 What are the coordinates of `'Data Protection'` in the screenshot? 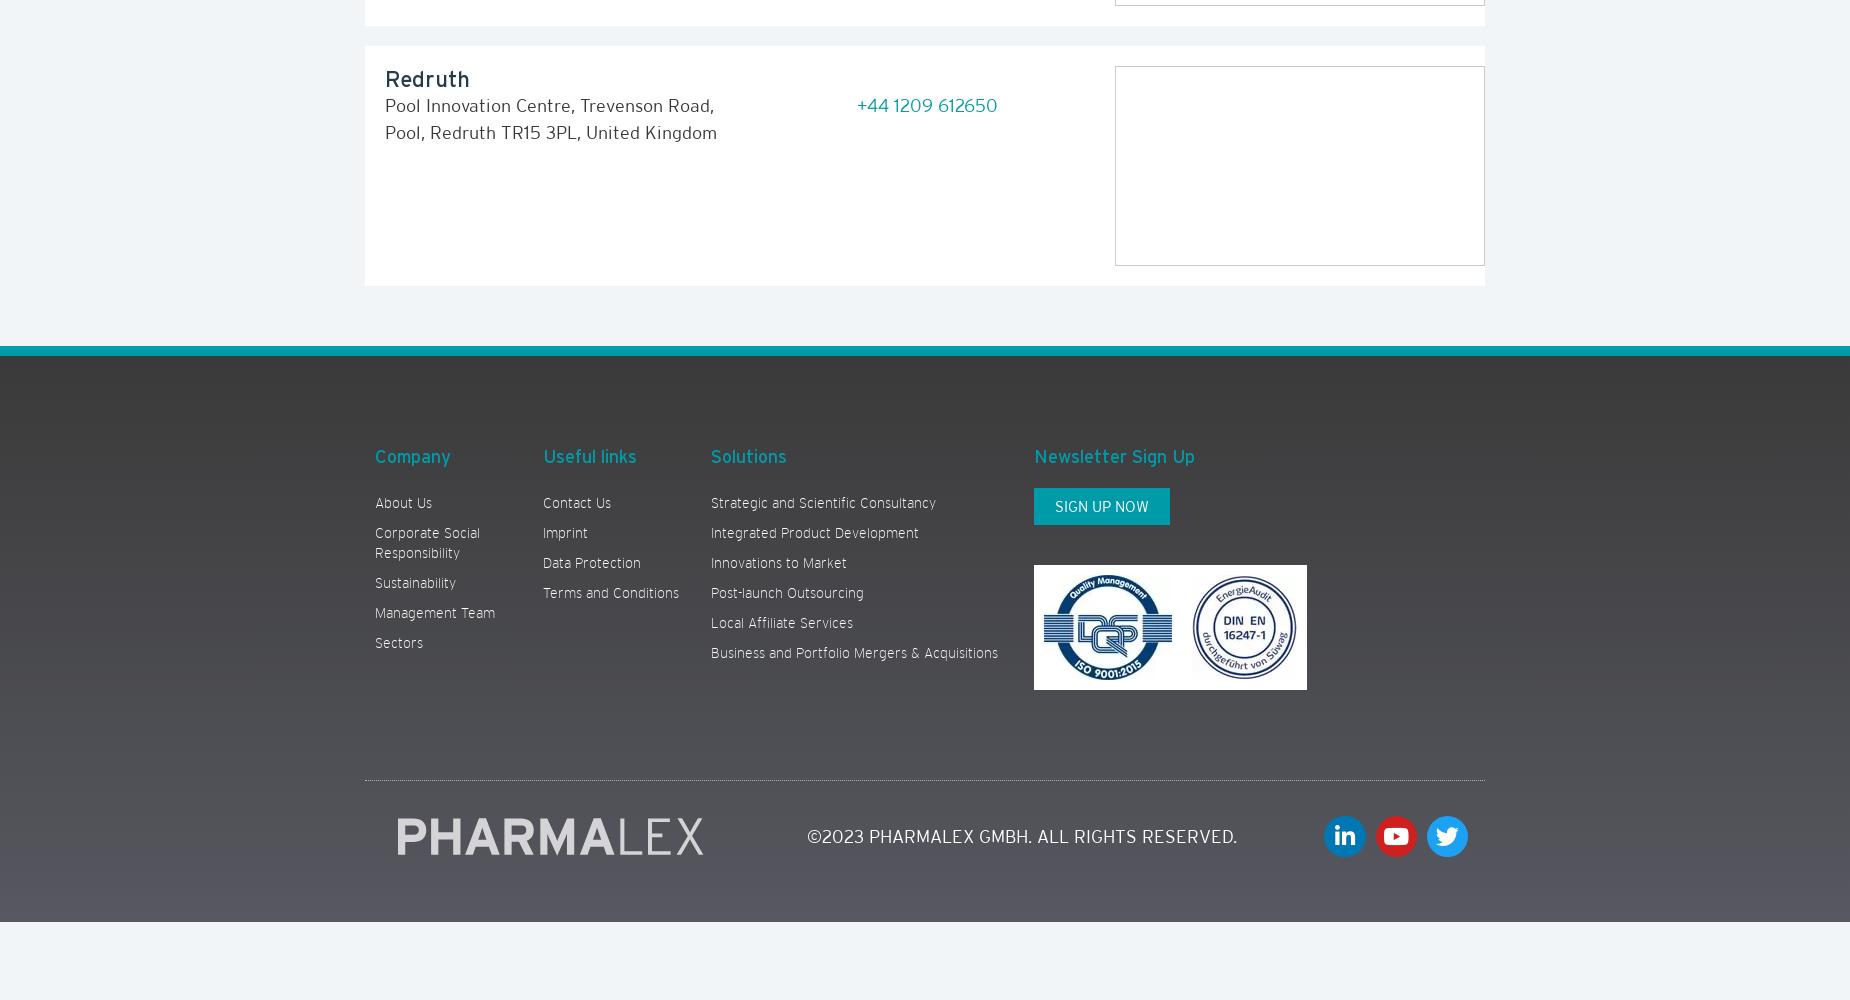 It's located at (542, 562).